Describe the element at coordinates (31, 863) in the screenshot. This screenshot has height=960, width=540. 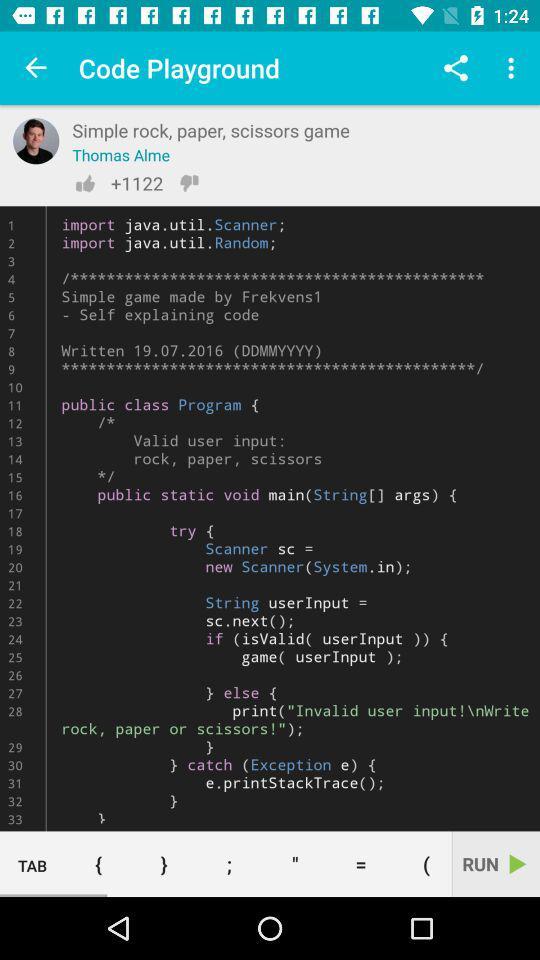
I see `tab` at that location.